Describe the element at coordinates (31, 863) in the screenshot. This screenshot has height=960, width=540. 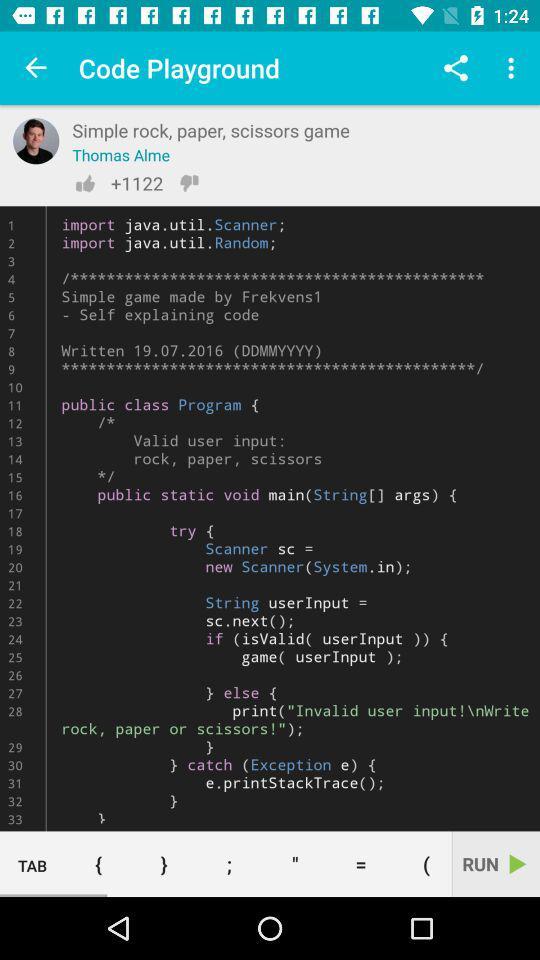
I see `tab` at that location.